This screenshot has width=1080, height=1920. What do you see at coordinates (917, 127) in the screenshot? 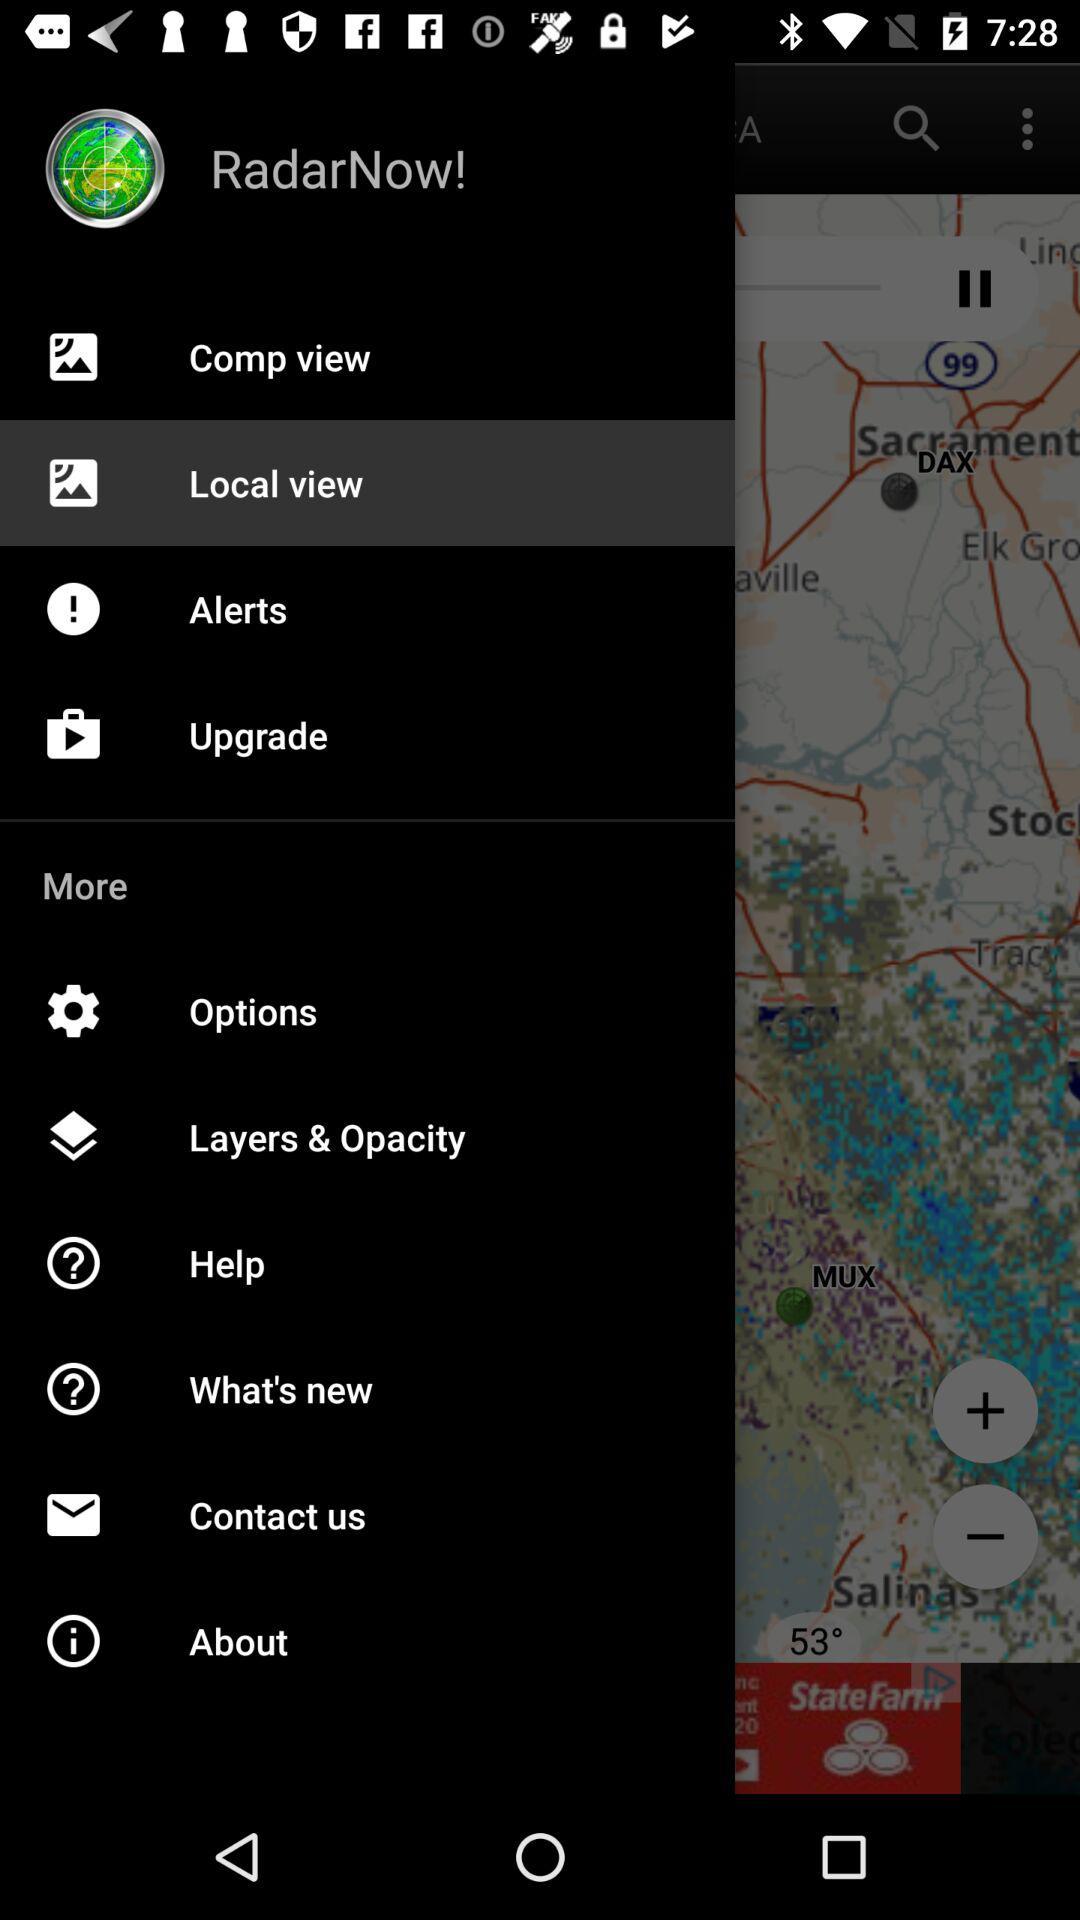
I see `the search icon` at bounding box center [917, 127].